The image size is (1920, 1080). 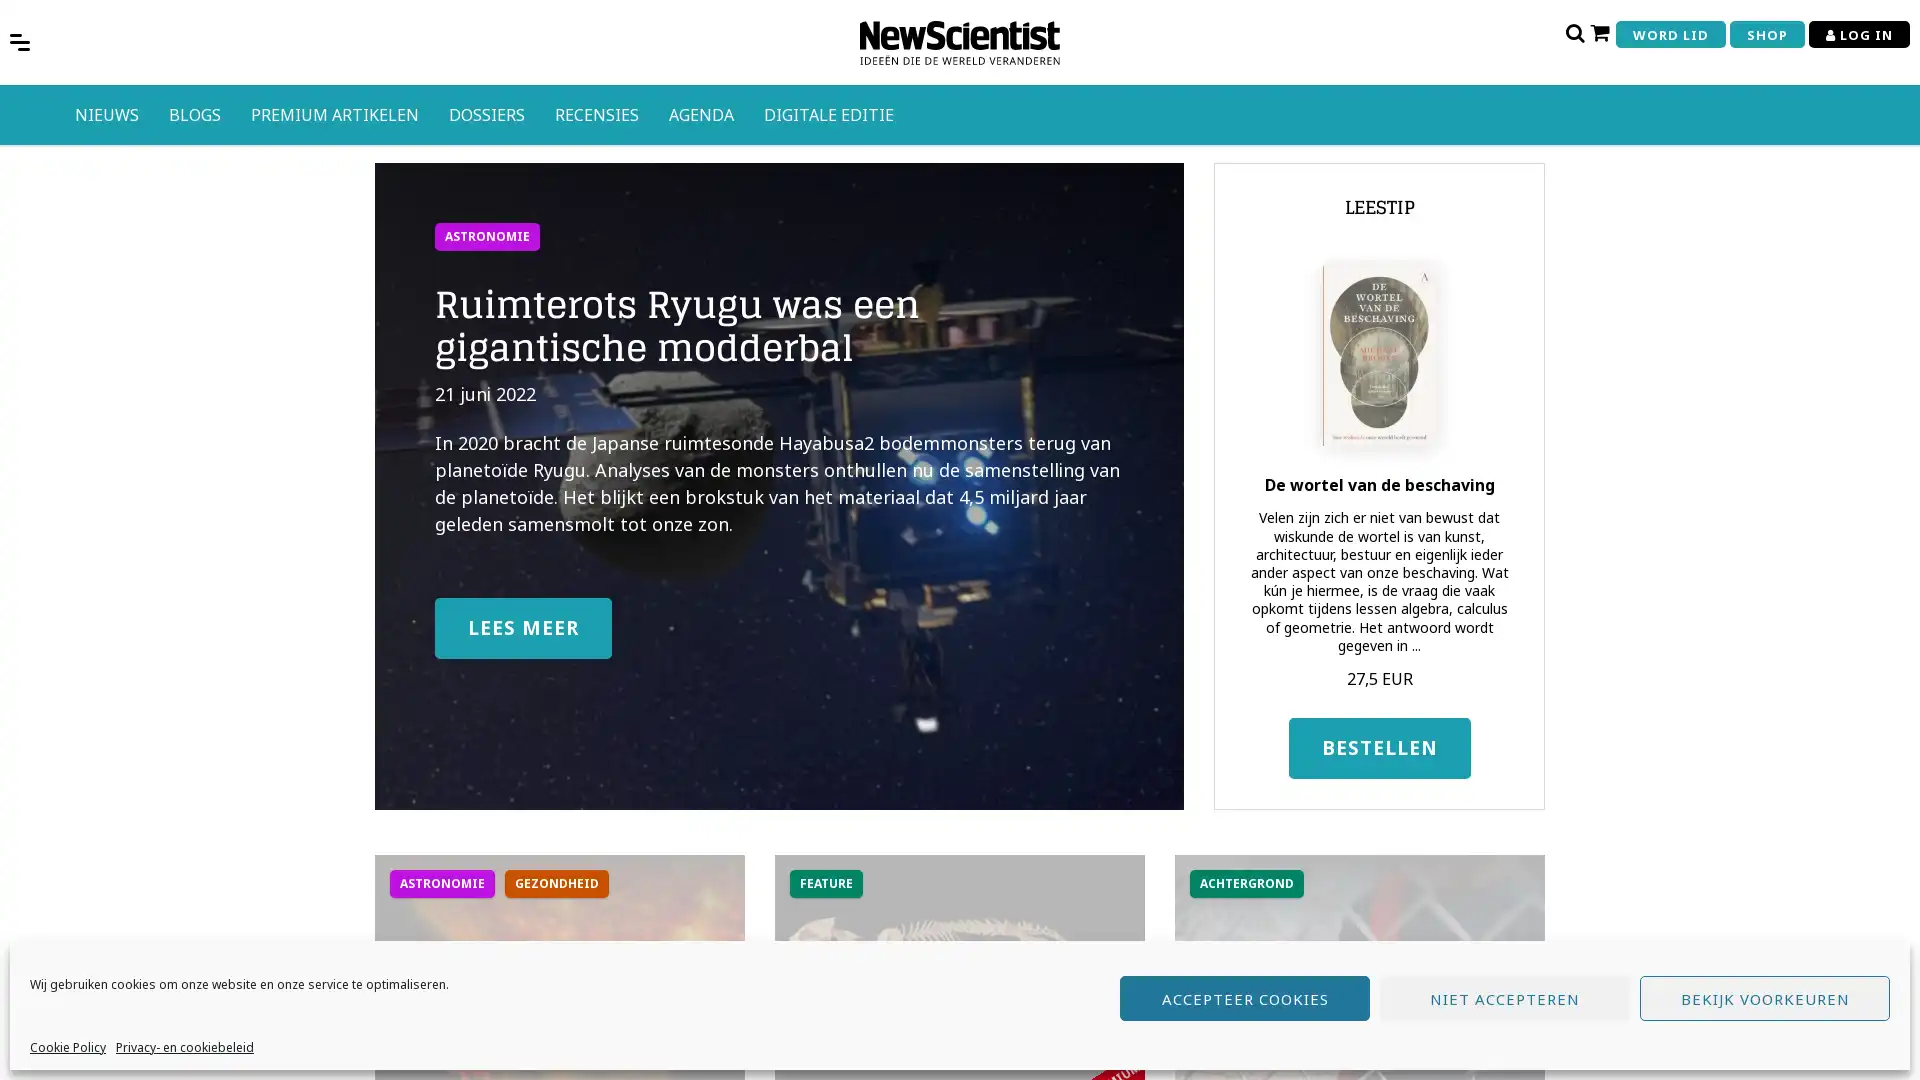 What do you see at coordinates (1765, 998) in the screenshot?
I see `BEKIJK VOORKEUREN` at bounding box center [1765, 998].